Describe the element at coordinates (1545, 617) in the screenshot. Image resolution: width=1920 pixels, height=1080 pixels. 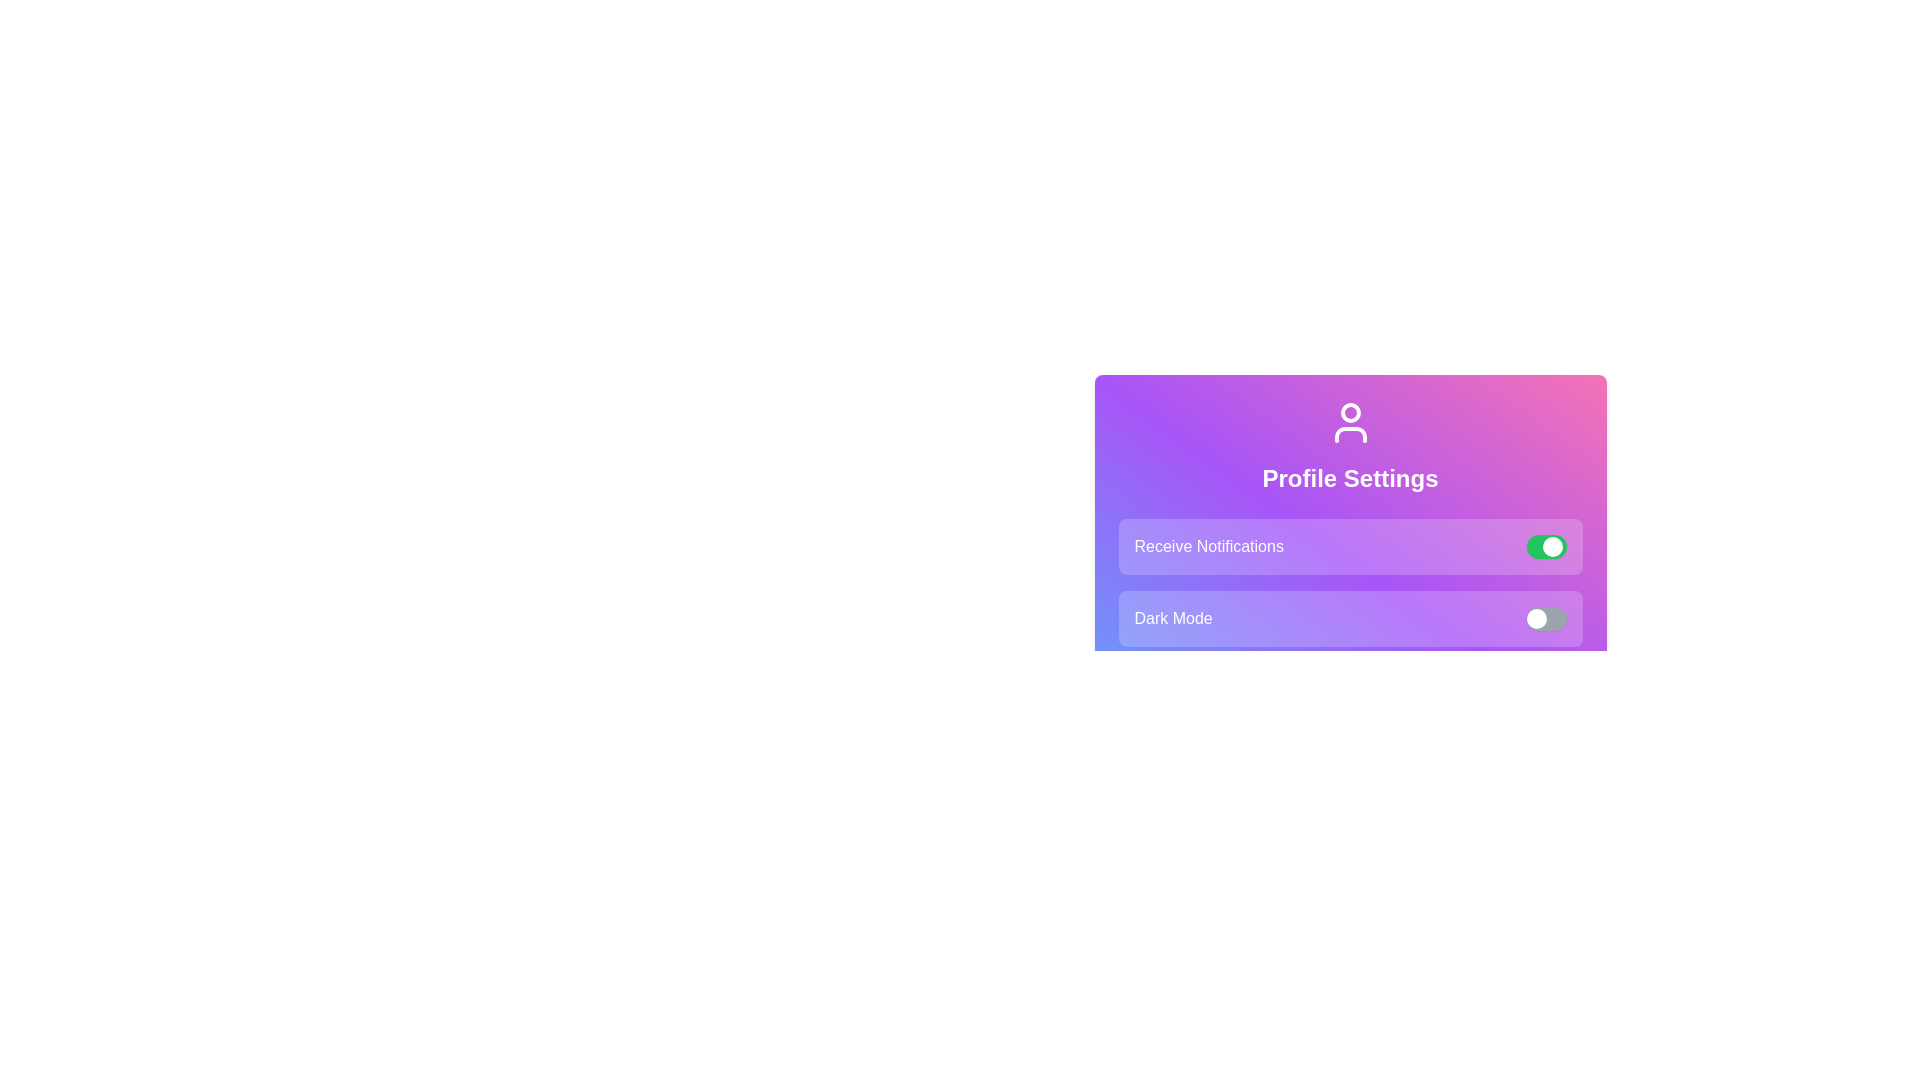
I see `the toggle switch for Dark Mode` at that location.